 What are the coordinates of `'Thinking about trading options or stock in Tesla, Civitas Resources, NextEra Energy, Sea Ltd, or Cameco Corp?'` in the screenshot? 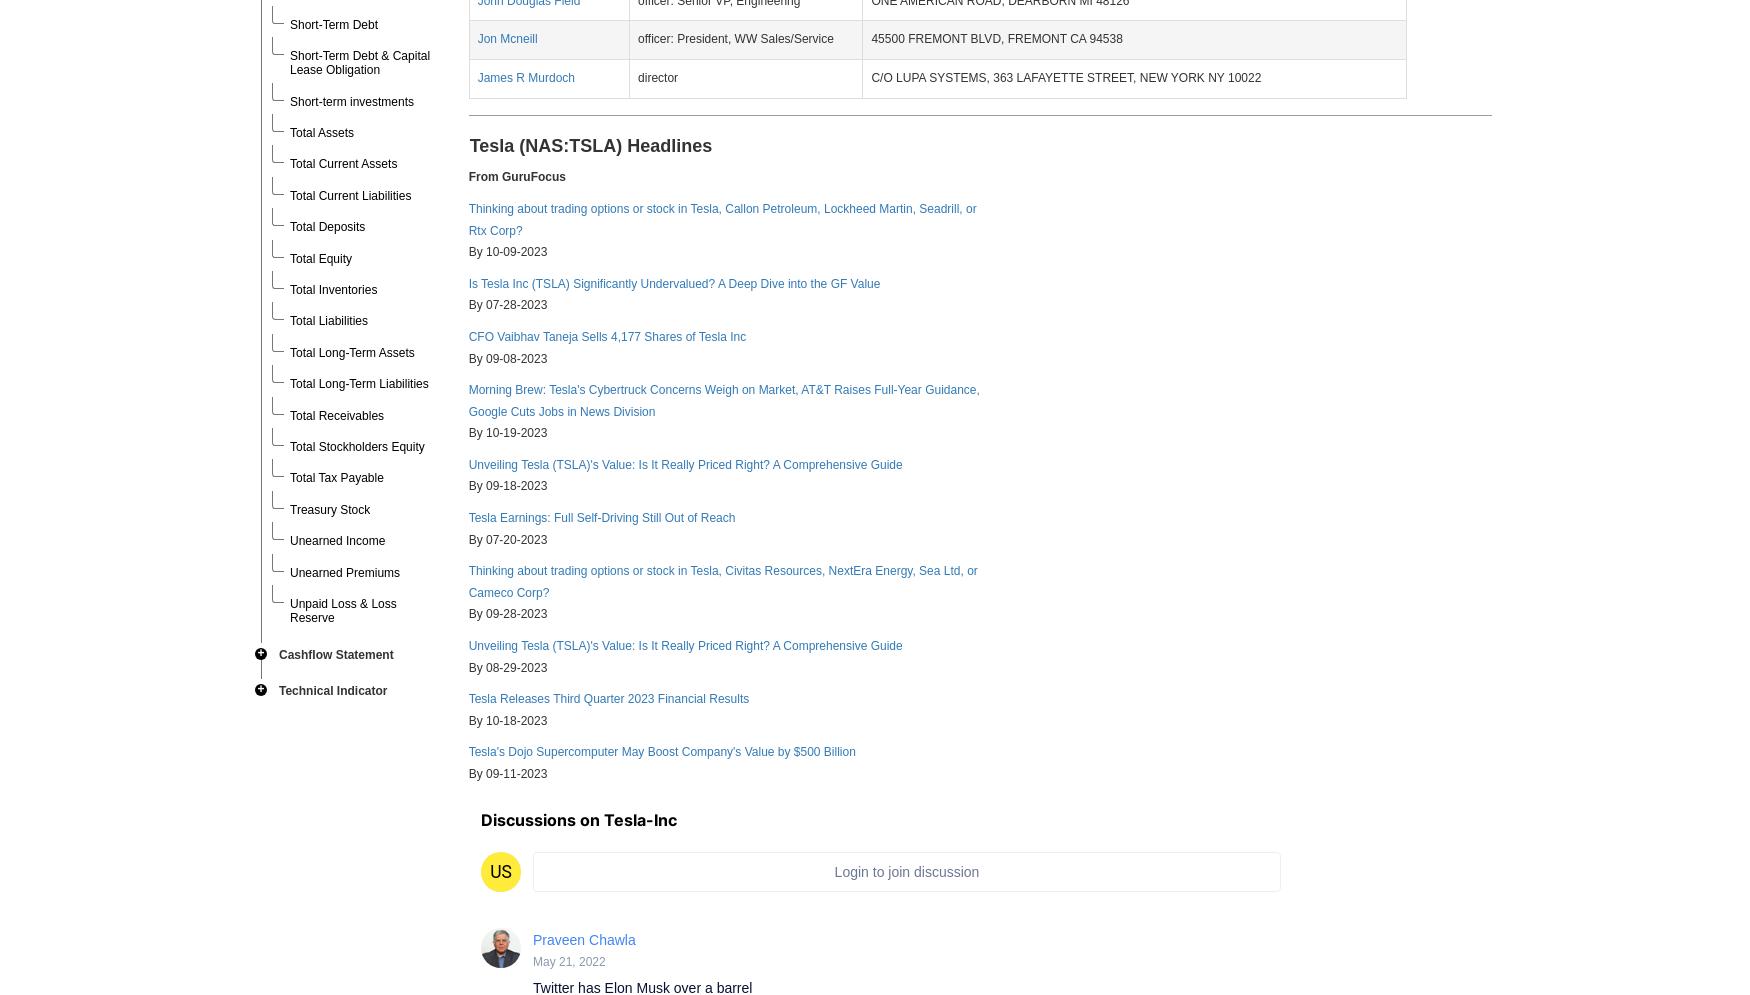 It's located at (722, 580).